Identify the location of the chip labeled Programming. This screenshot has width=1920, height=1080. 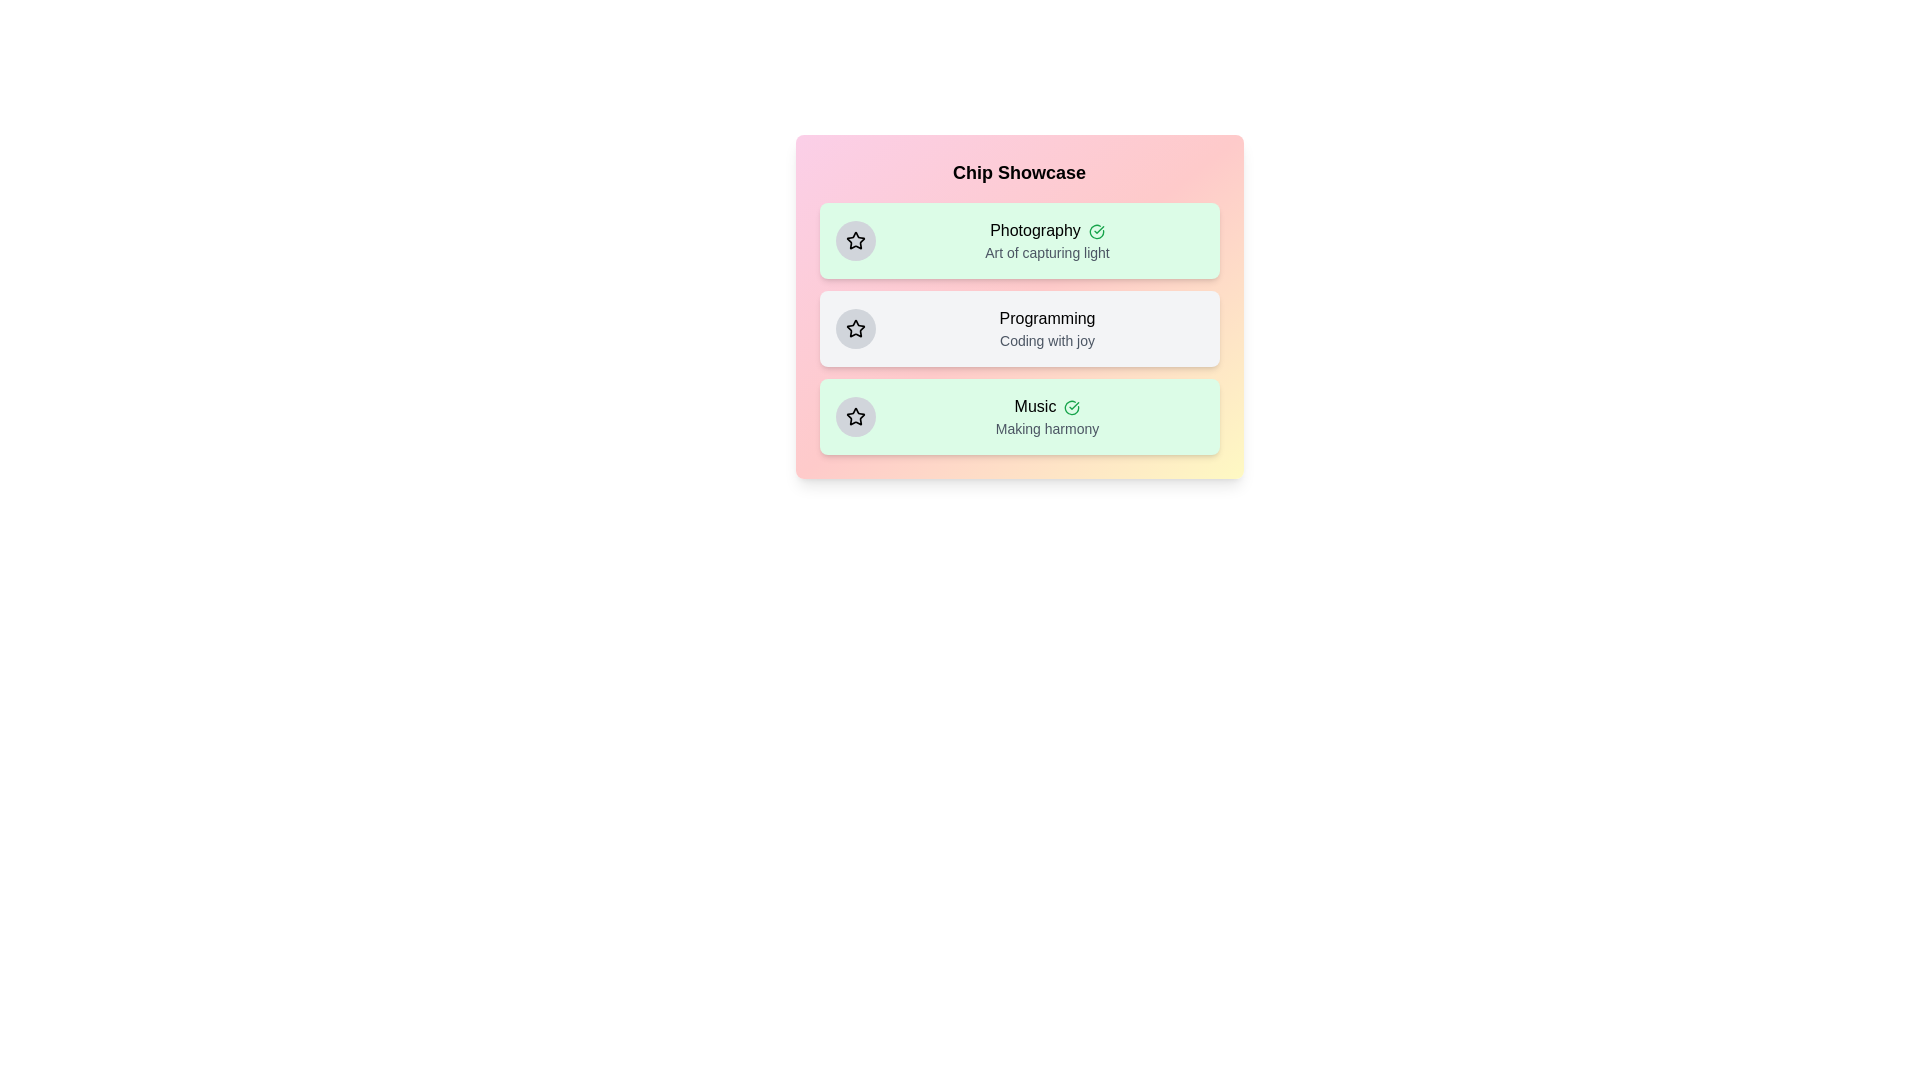
(1019, 327).